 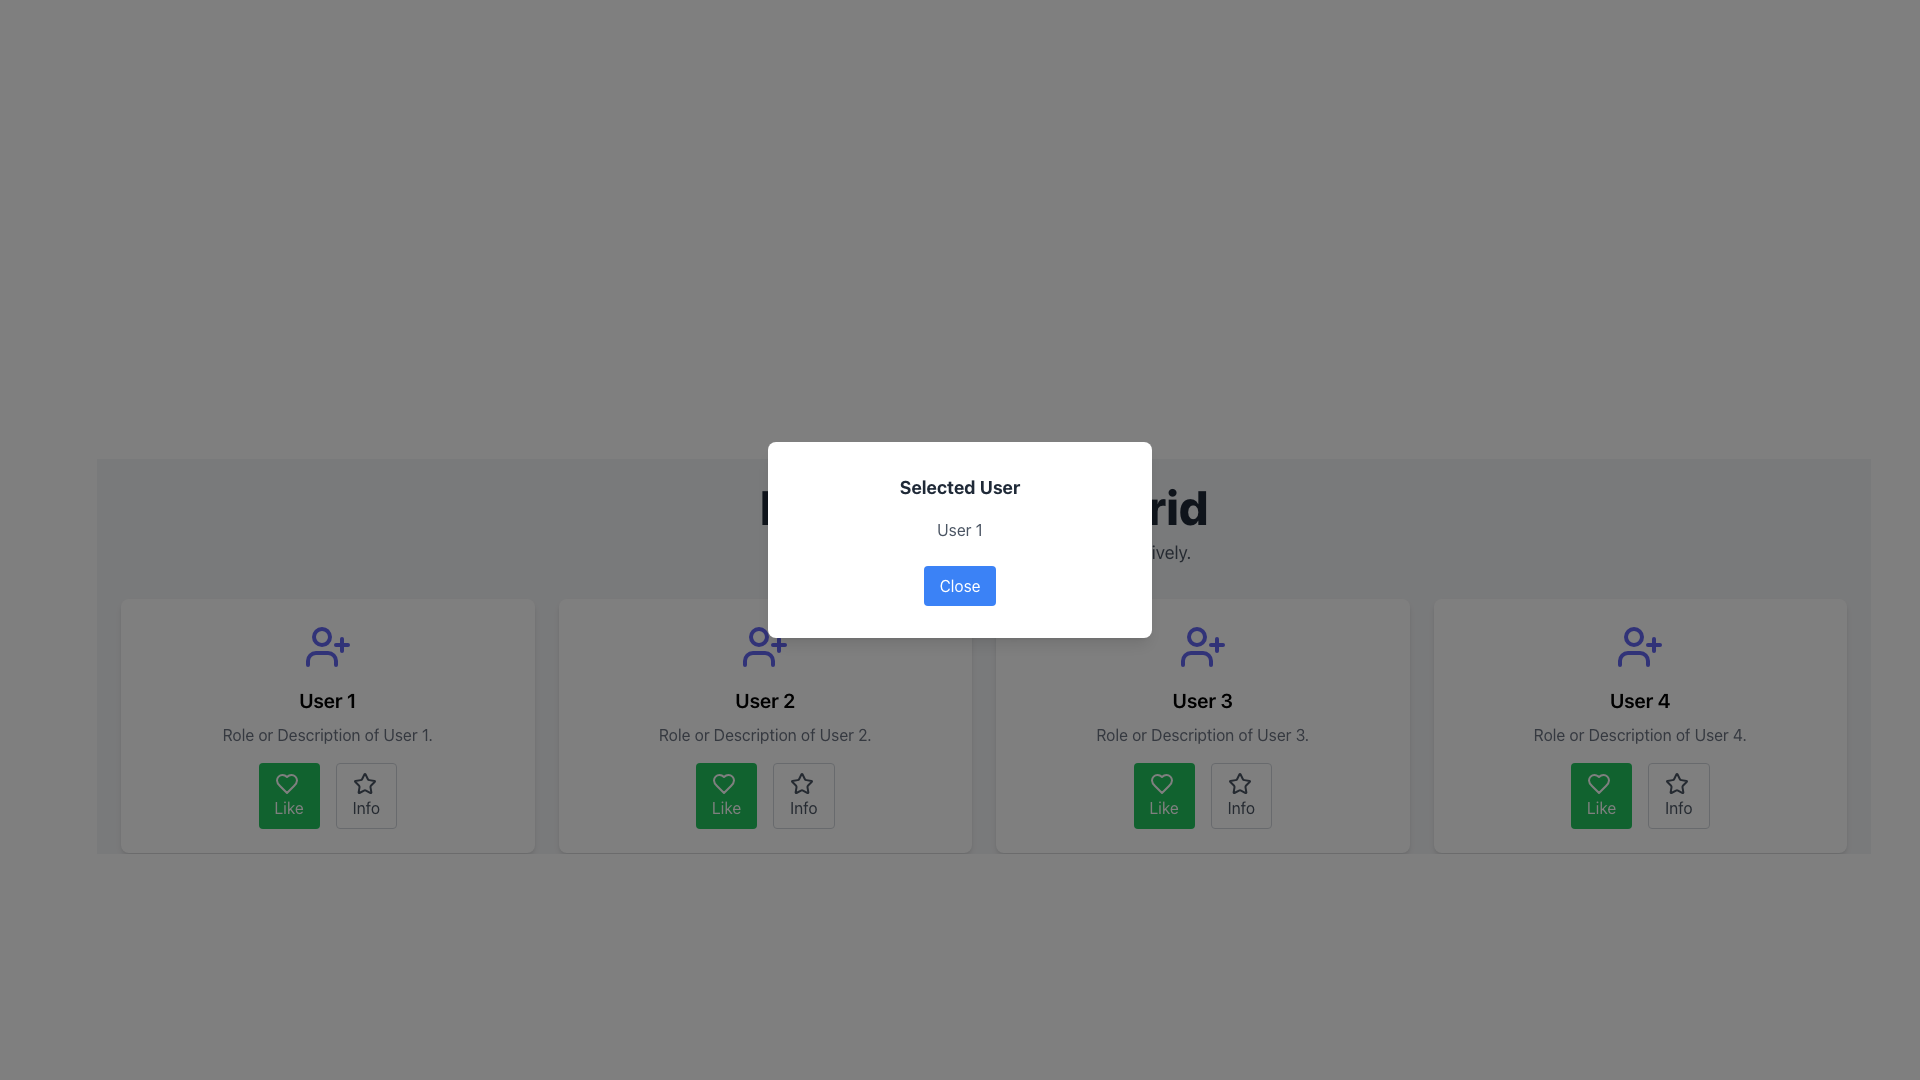 What do you see at coordinates (803, 794) in the screenshot?
I see `the 'Info' button located at the bottom of 'User 2's' user card` at bounding box center [803, 794].